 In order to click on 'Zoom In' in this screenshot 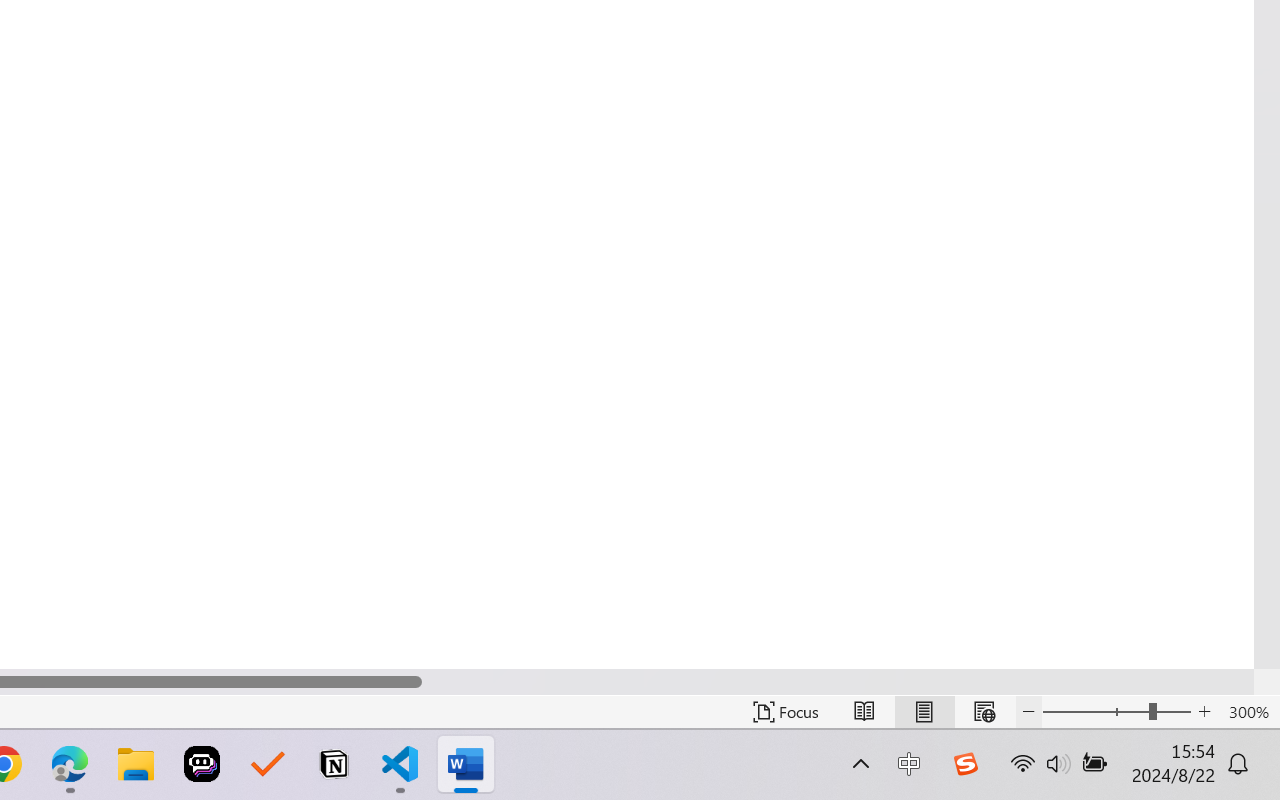, I will do `click(1204, 711)`.